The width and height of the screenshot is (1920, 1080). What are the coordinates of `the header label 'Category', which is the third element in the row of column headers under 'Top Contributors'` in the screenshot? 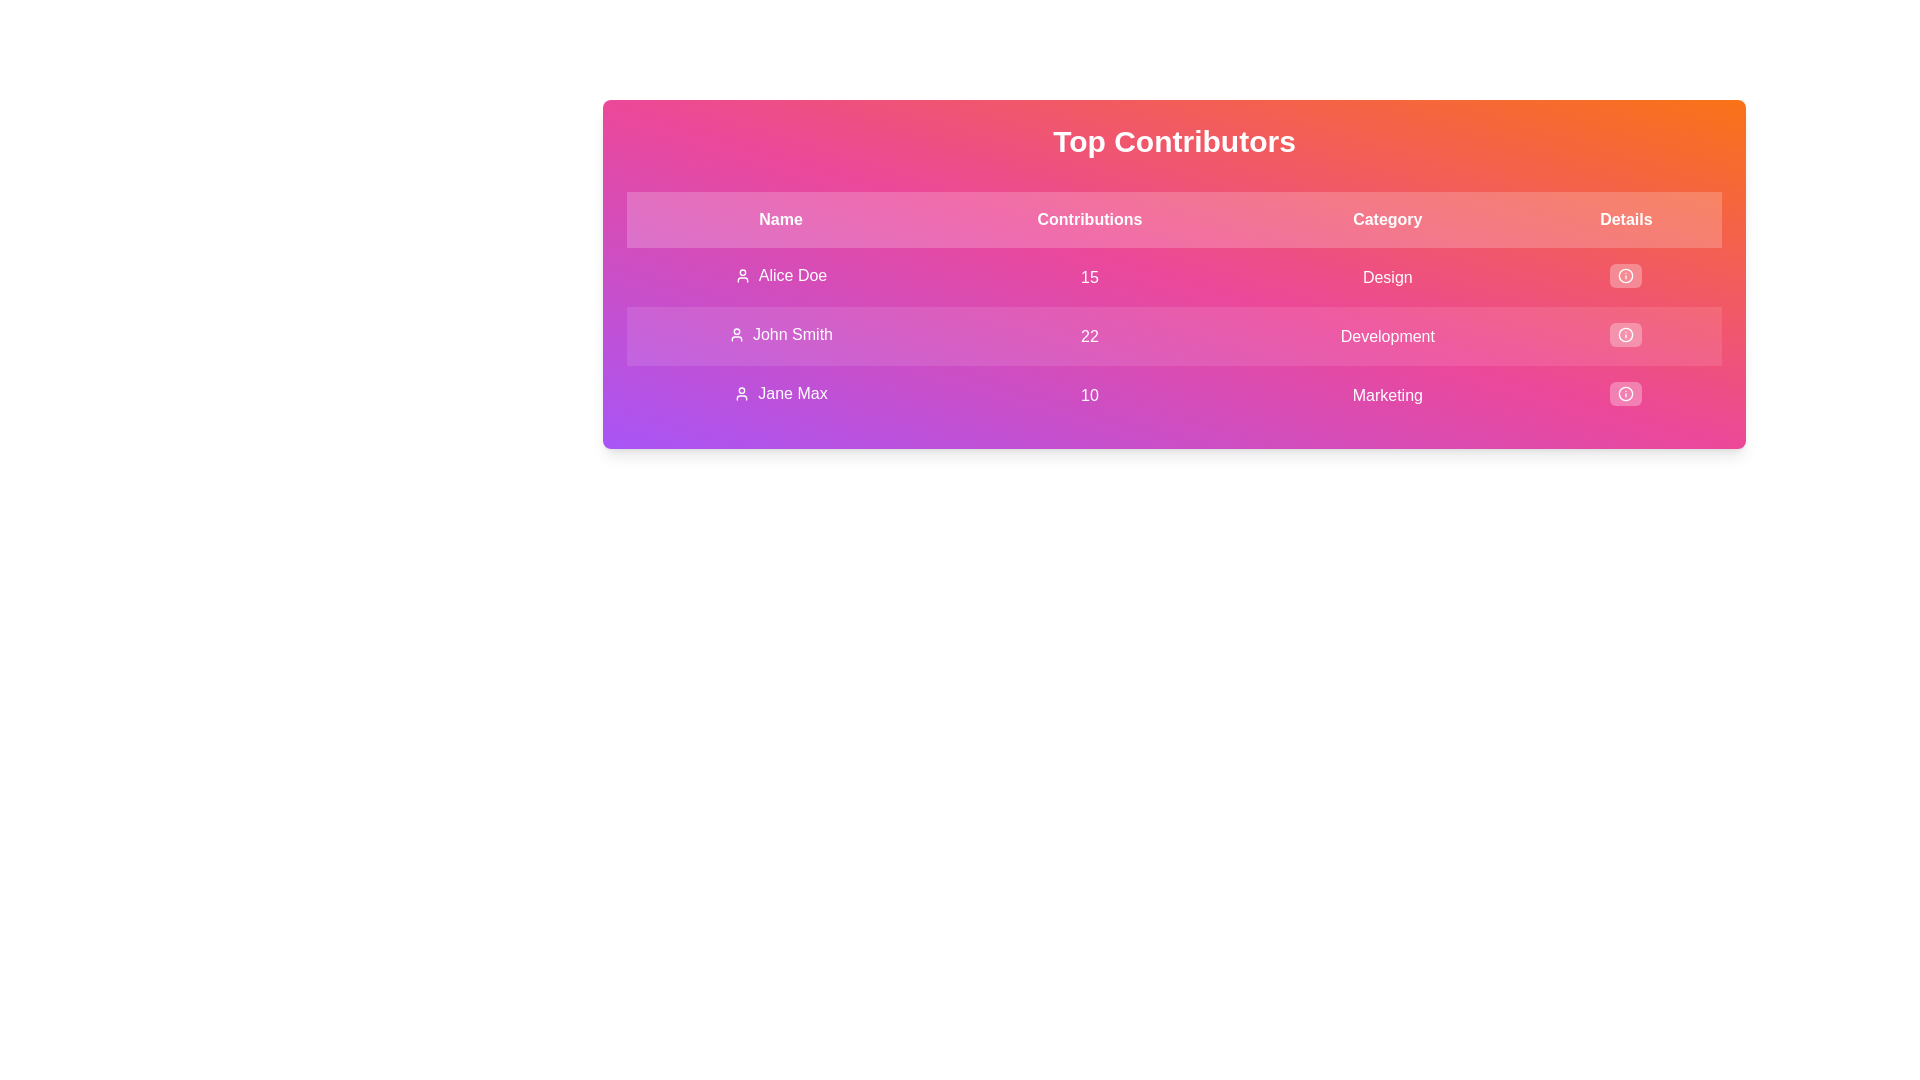 It's located at (1386, 219).